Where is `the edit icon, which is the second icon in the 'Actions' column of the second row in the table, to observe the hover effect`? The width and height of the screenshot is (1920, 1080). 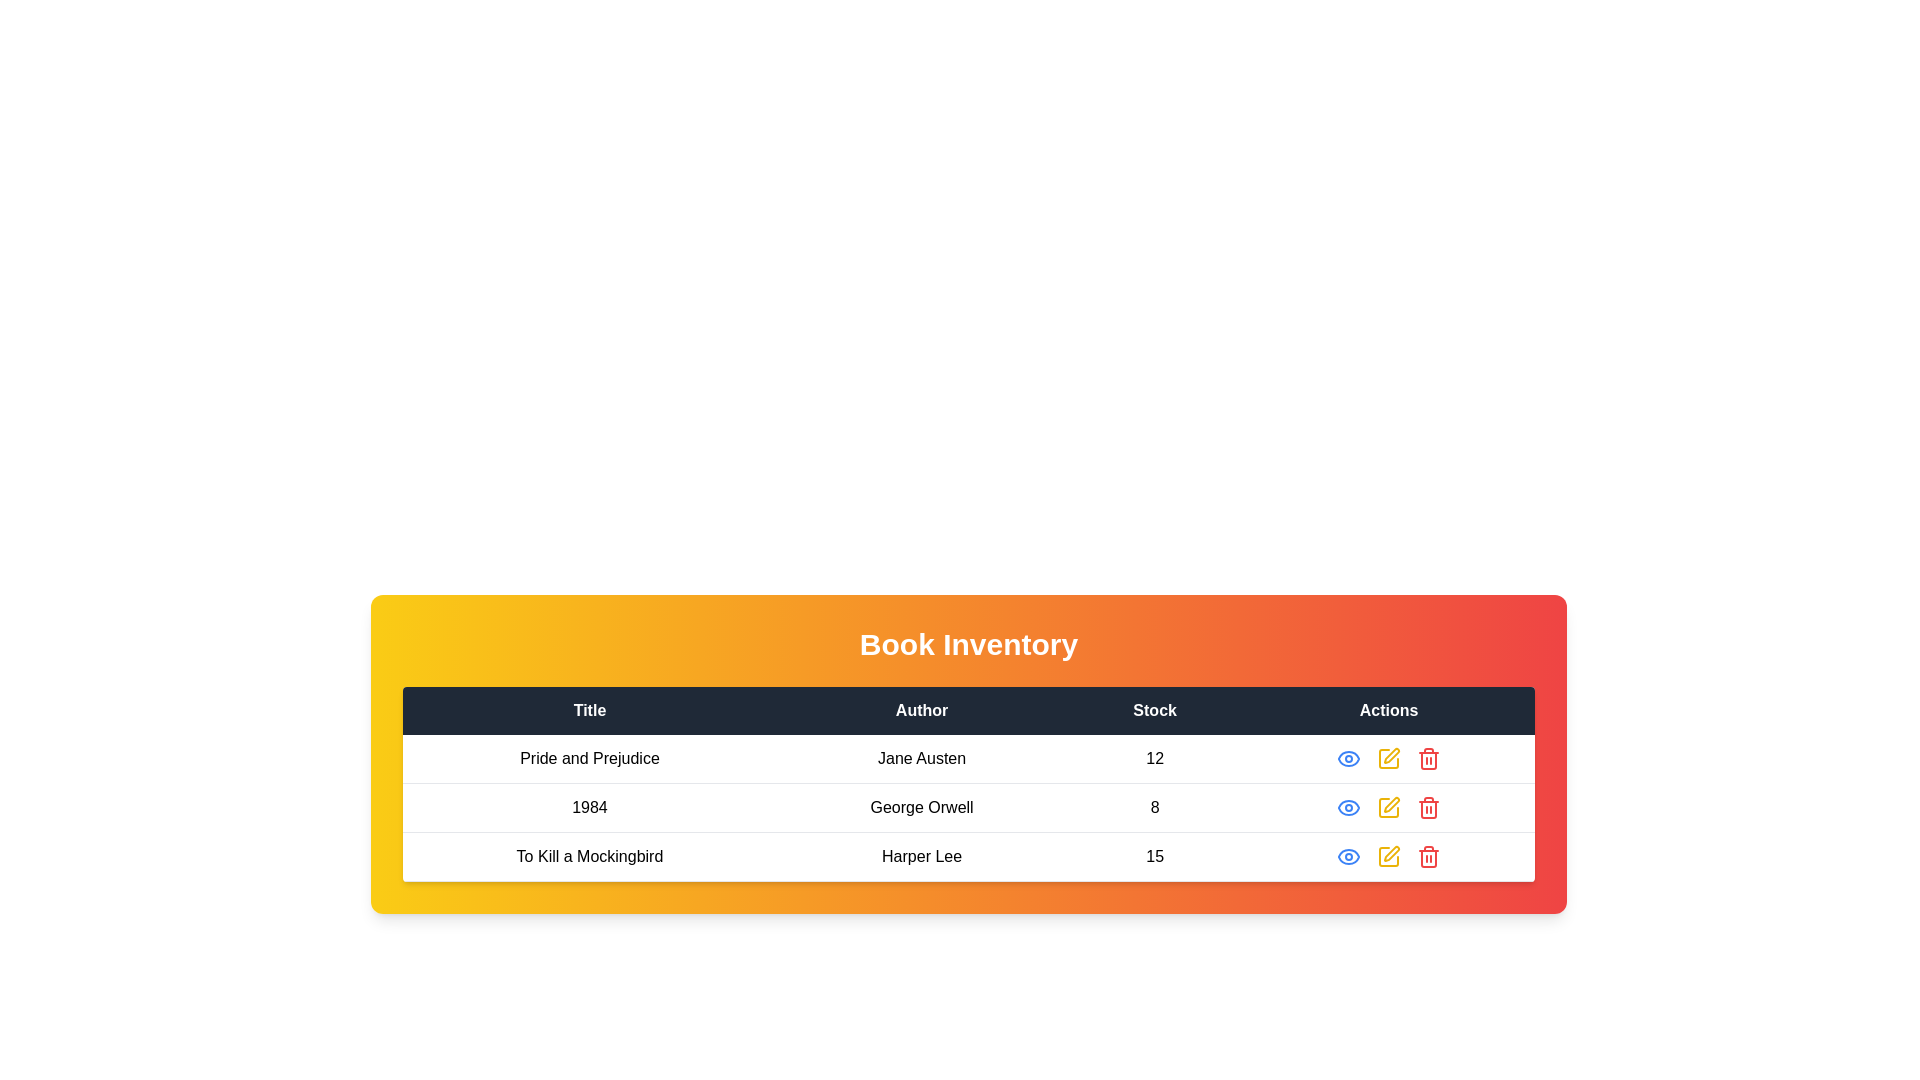 the edit icon, which is the second icon in the 'Actions' column of the second row in the table, to observe the hover effect is located at coordinates (1388, 806).